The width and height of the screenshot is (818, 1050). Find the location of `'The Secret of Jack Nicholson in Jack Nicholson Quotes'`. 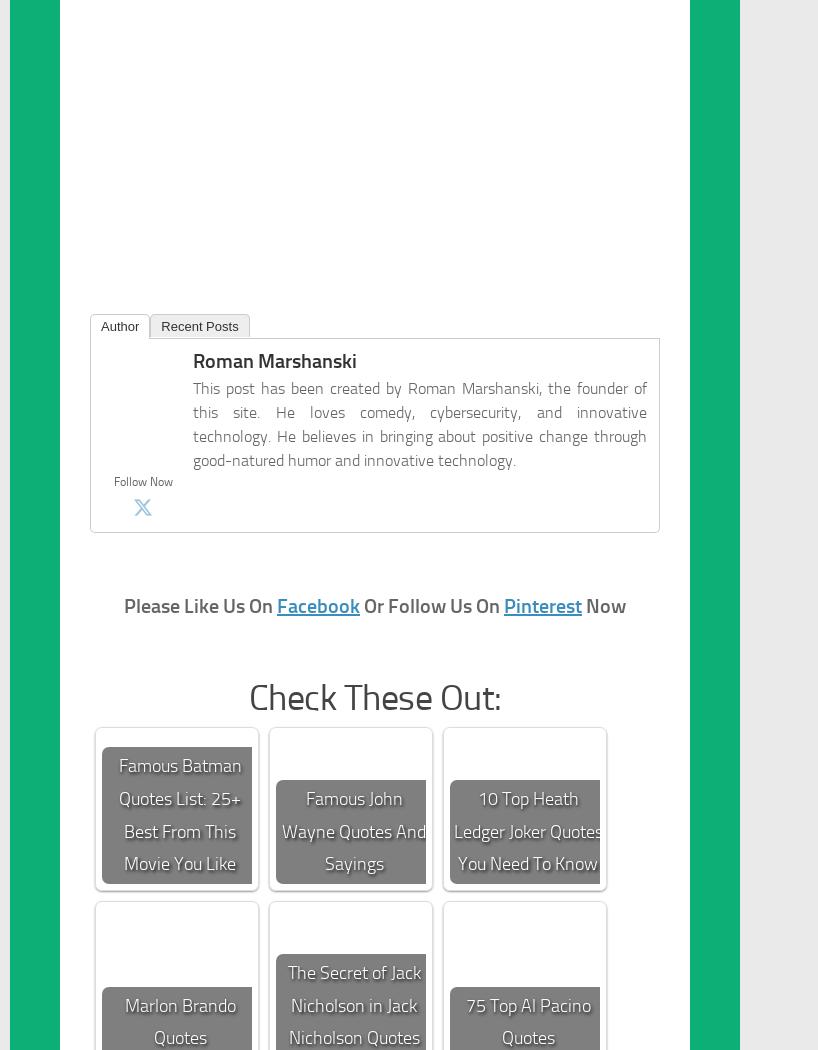

'The Secret of Jack Nicholson in Jack Nicholson Quotes' is located at coordinates (353, 1005).